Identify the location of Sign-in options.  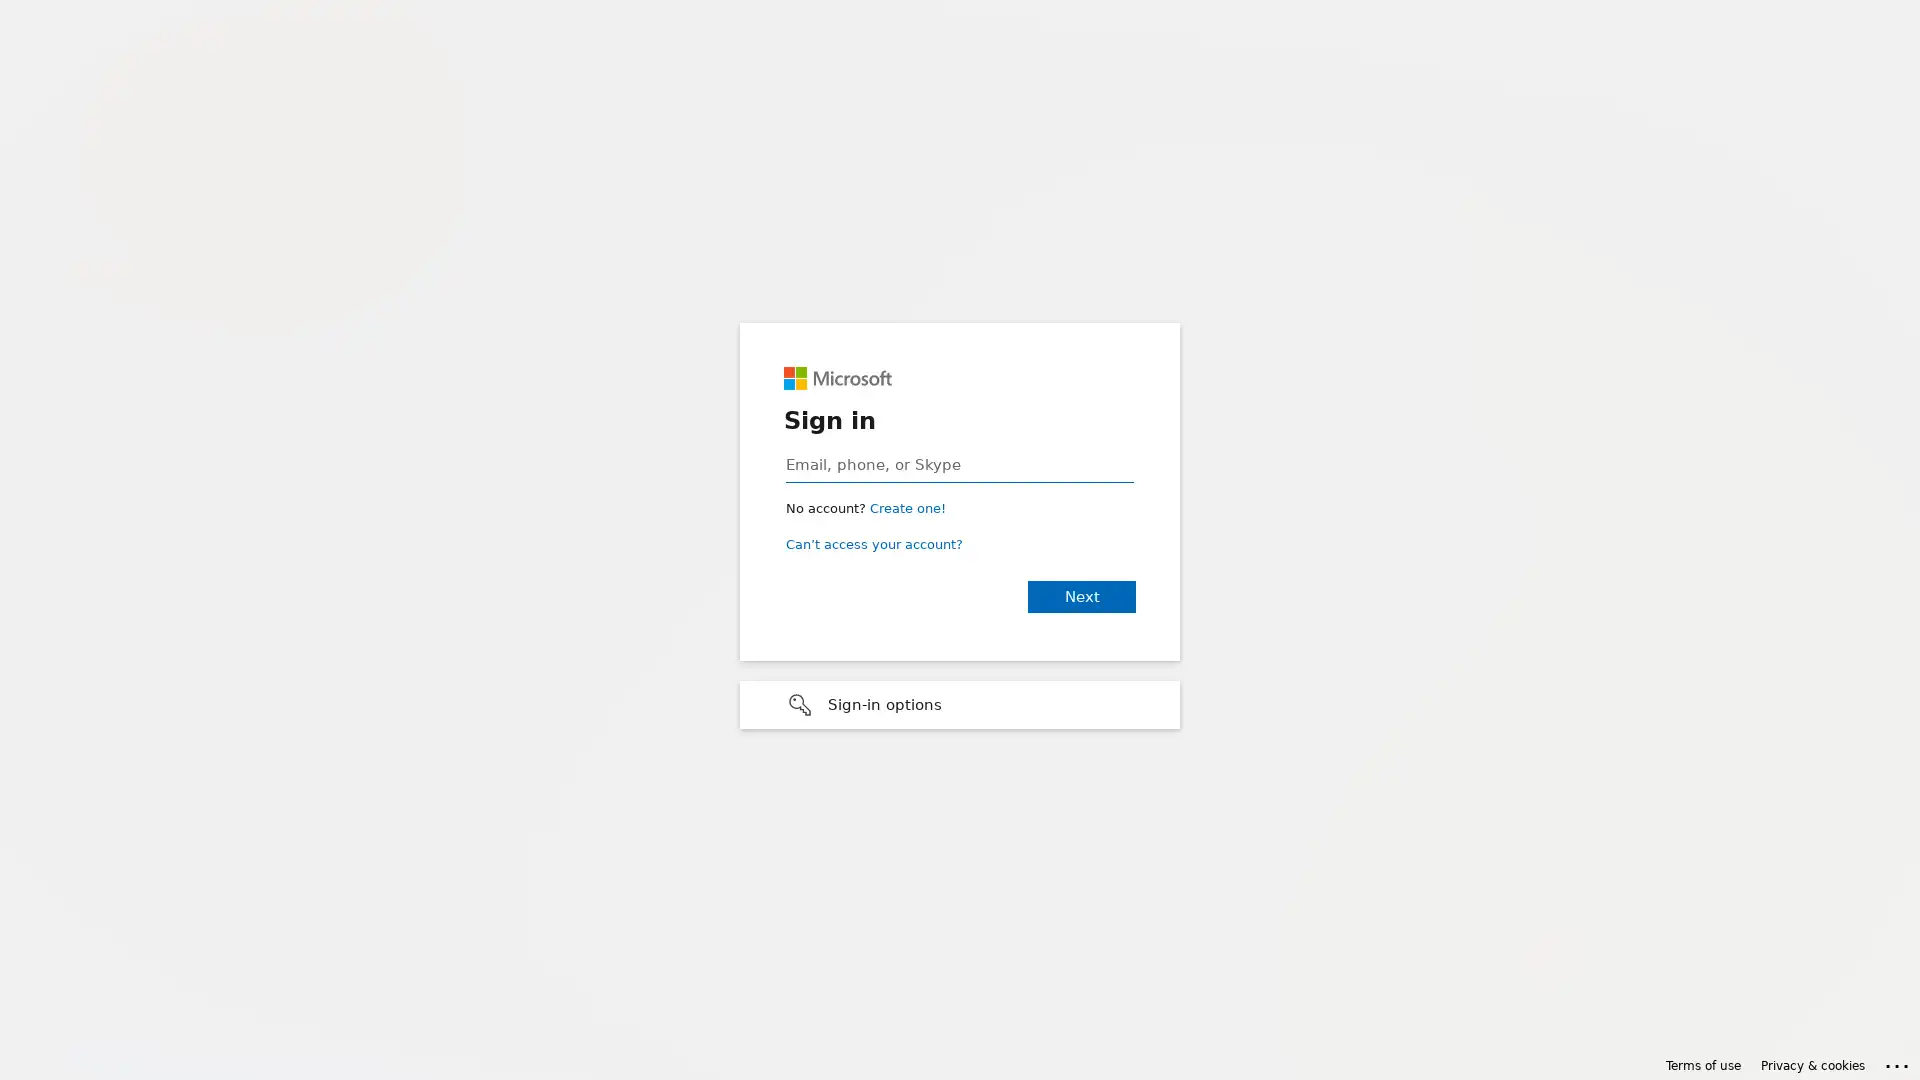
(960, 704).